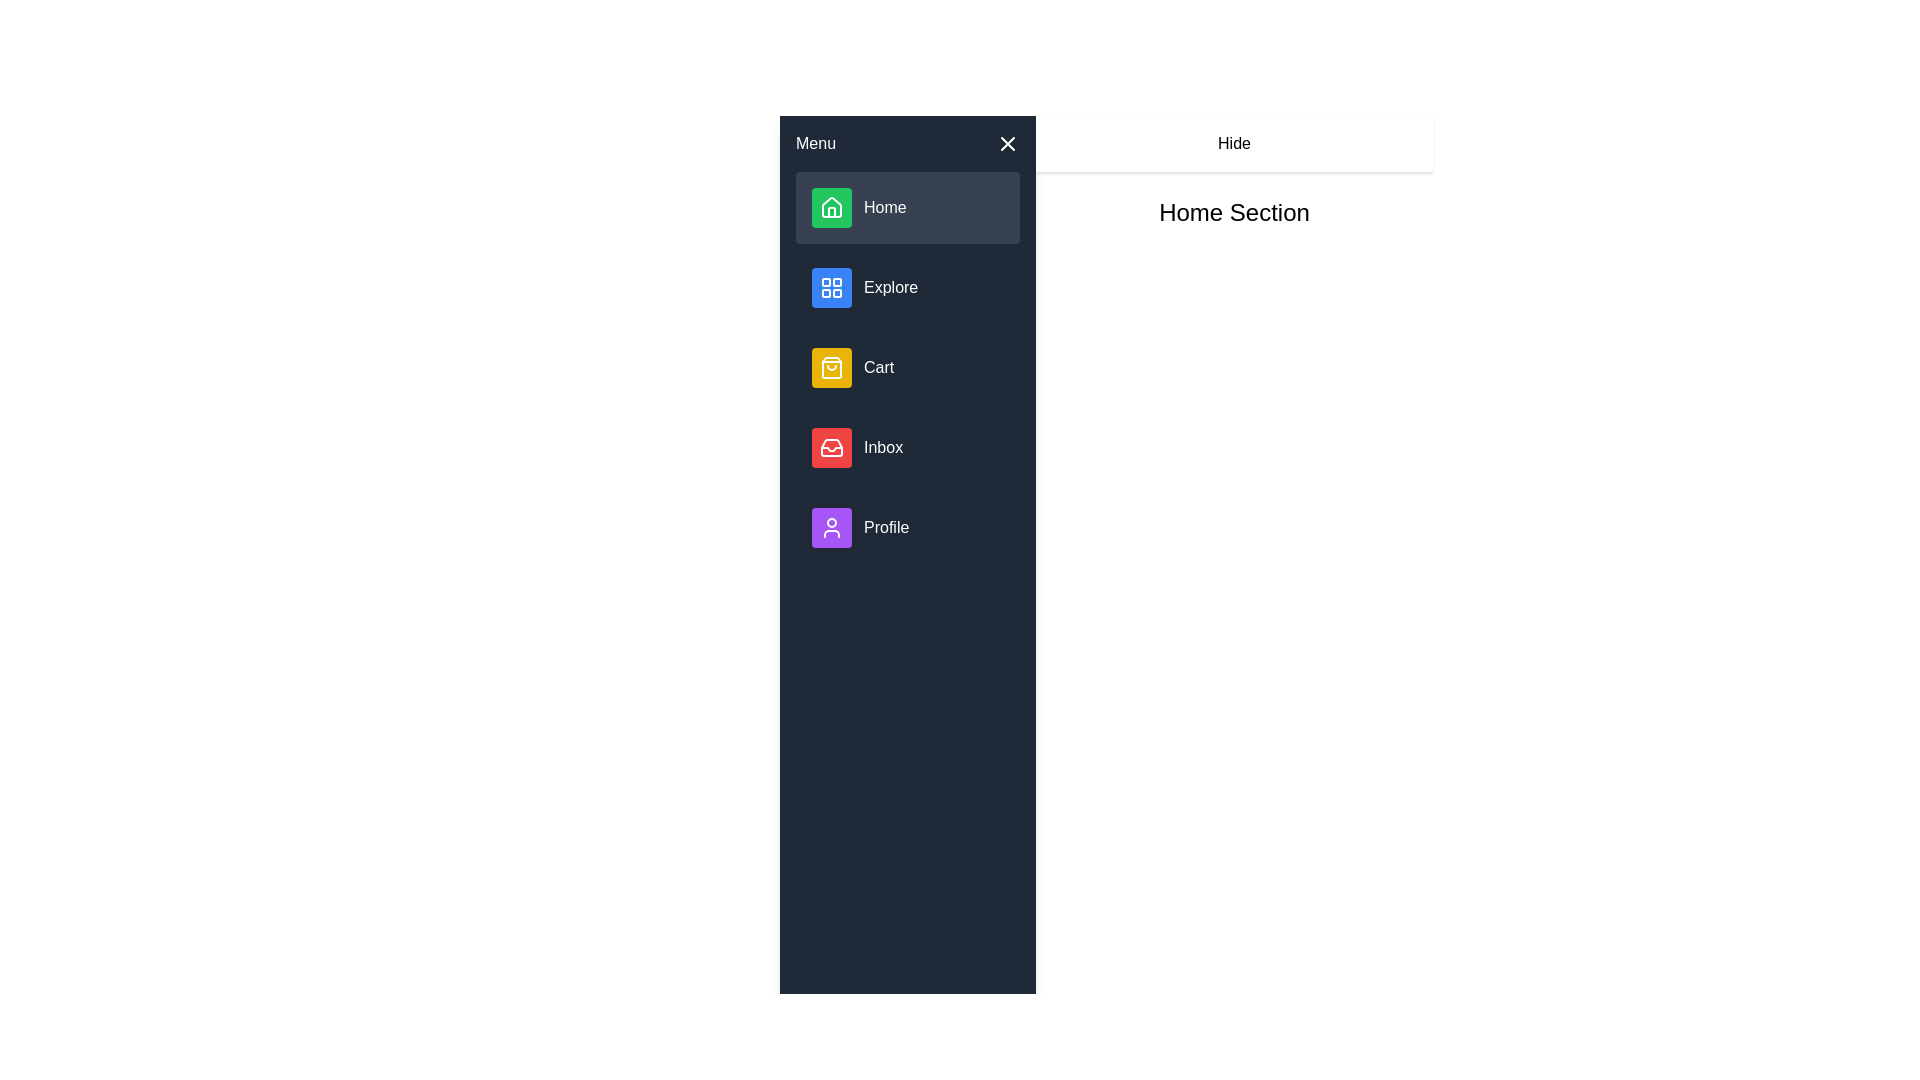  I want to click on the text label that says 'Hide', which is horizontally centered above the 'Home Section' label in the main content area, so click(1233, 143).